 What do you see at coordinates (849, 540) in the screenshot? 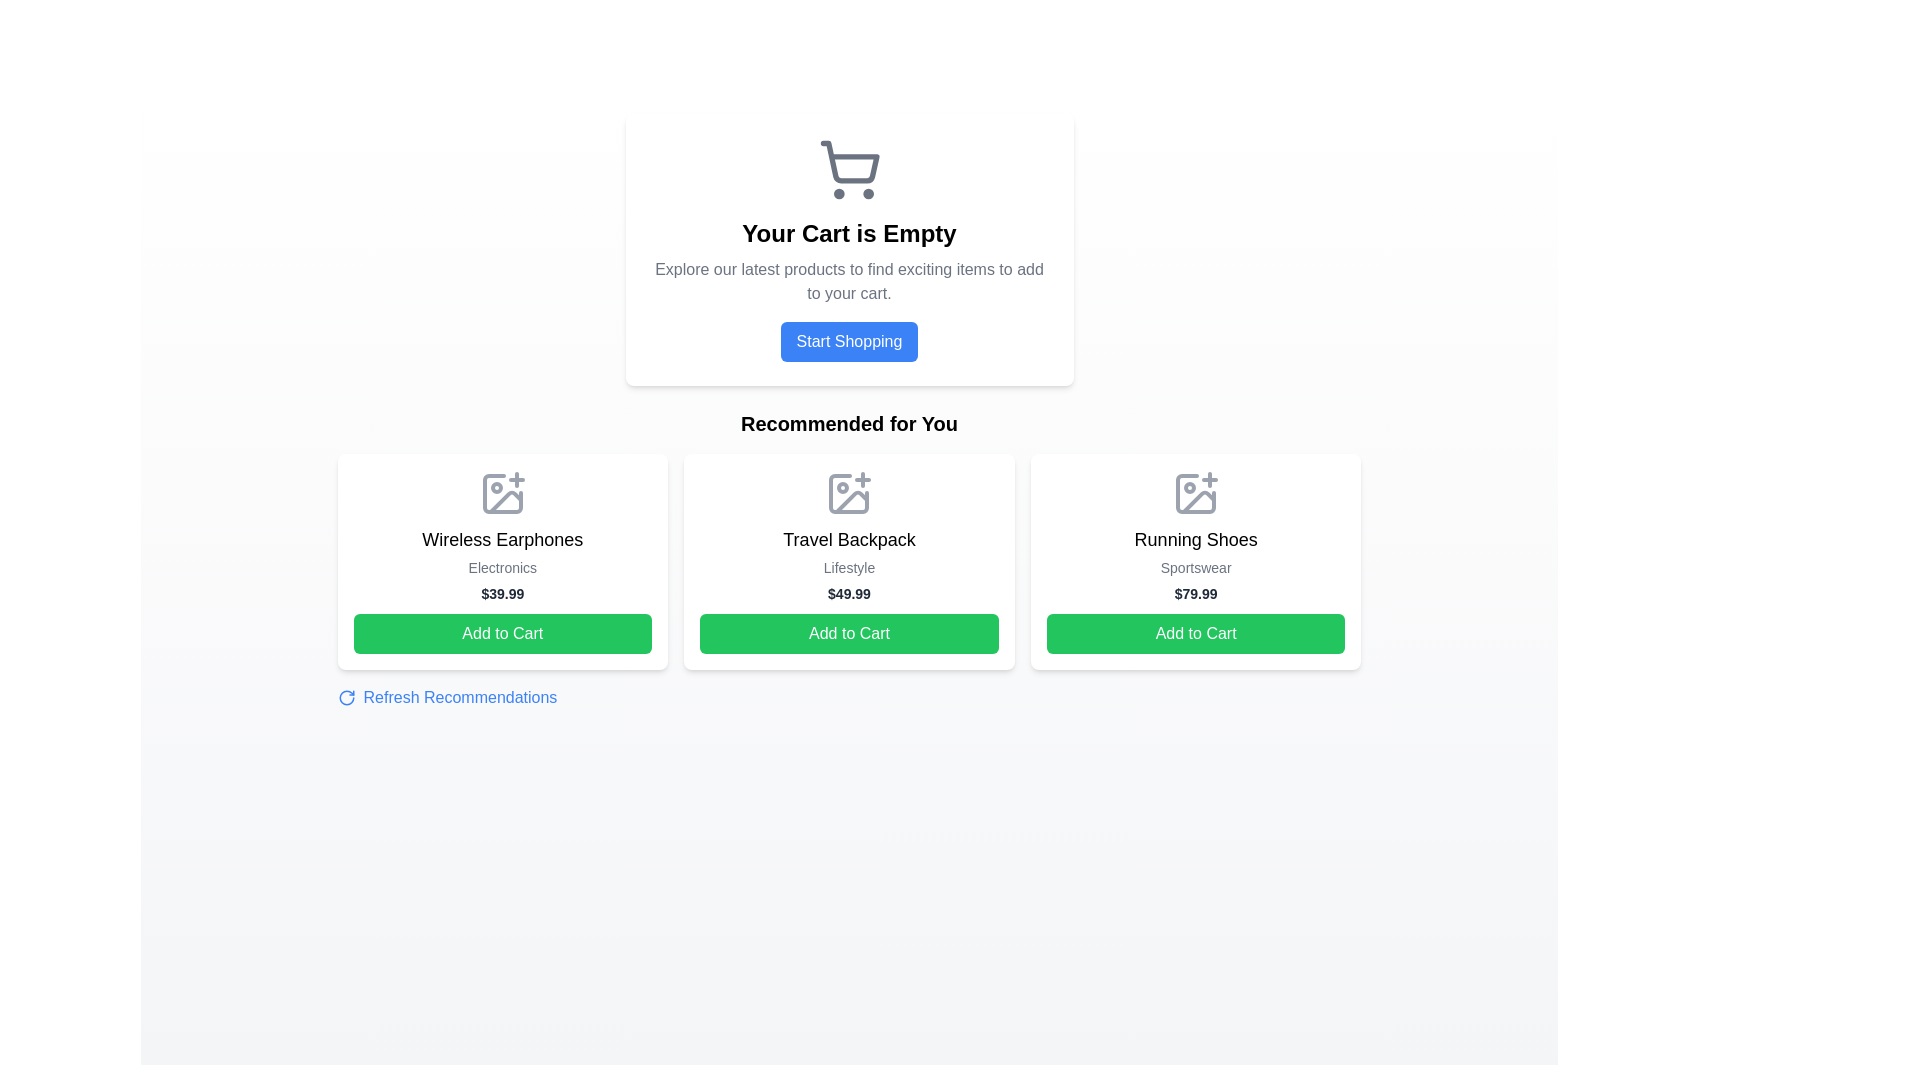
I see `the 'Travel Backpack' text label` at bounding box center [849, 540].